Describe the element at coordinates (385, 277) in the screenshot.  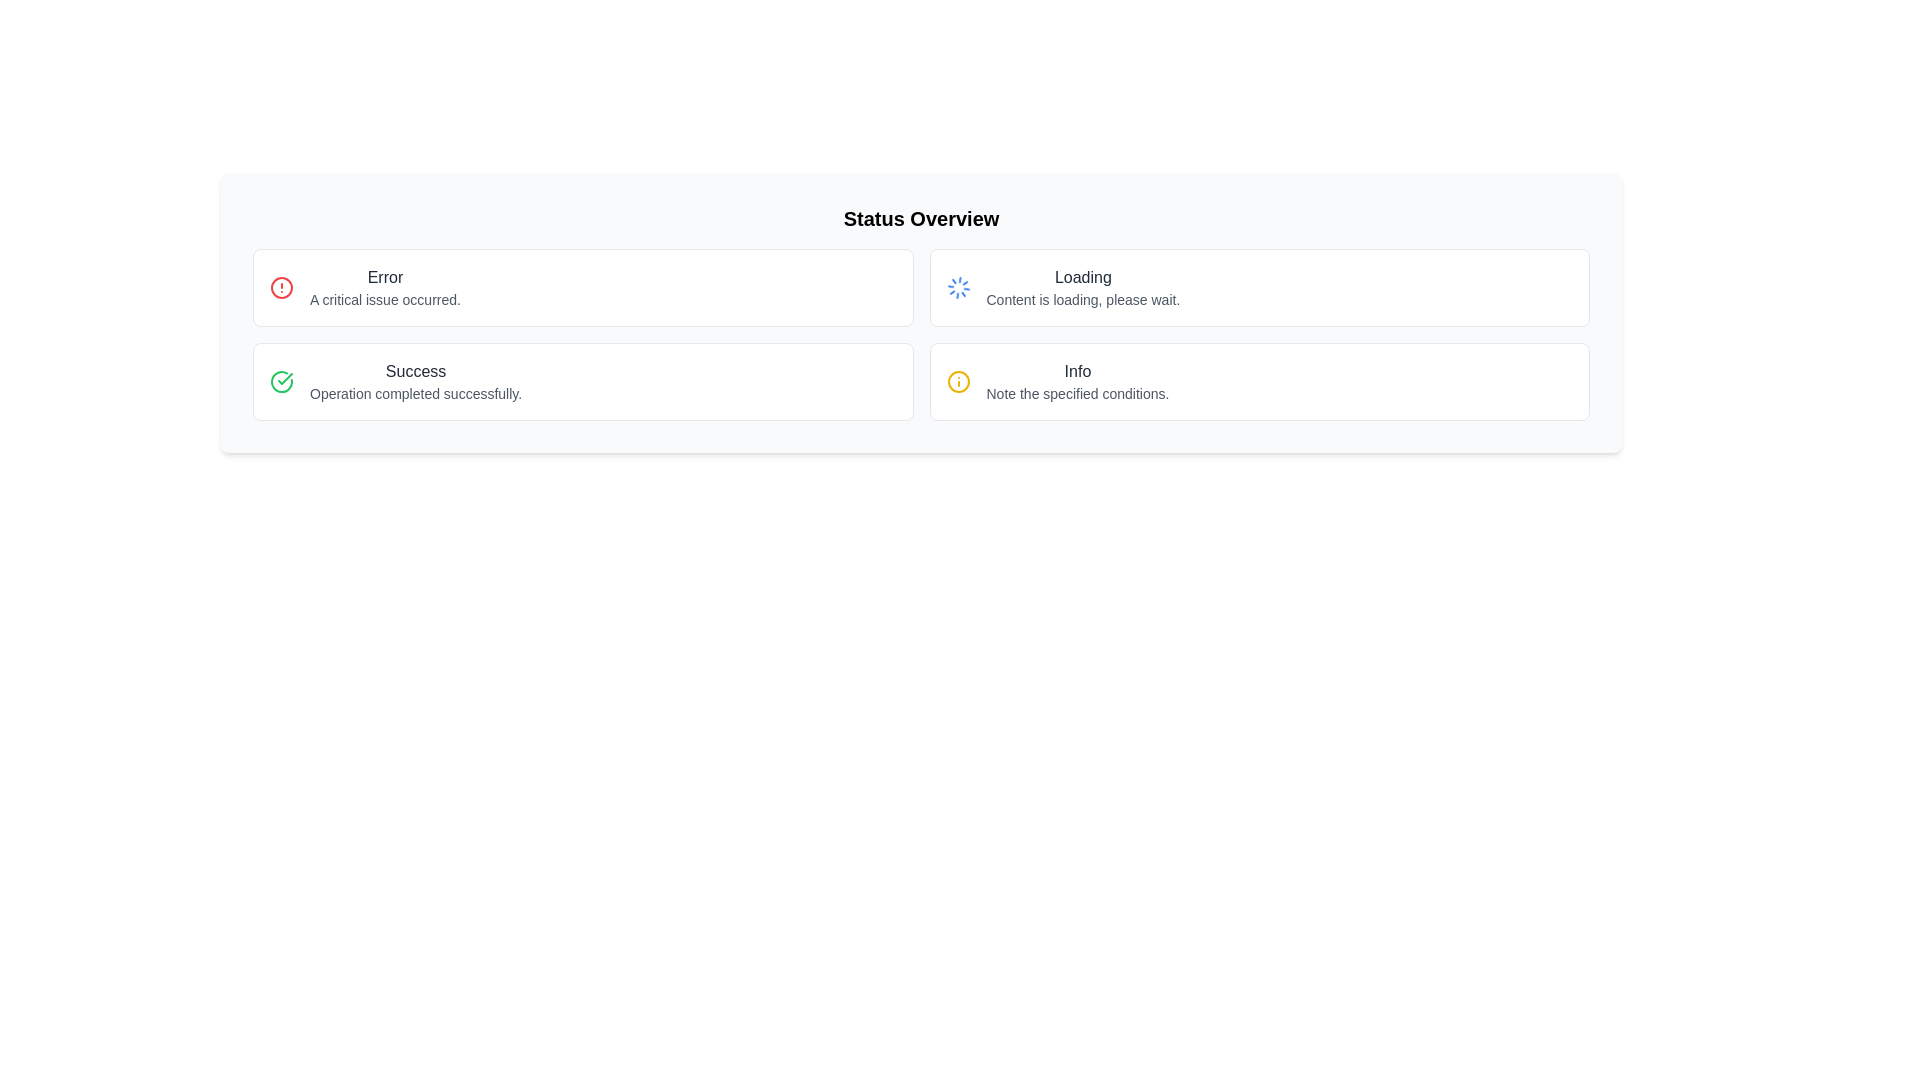
I see `the text label indicating the title of the status message labeled 'Error', which is positioned in the top-left quadrant of the white card containing the error notification` at that location.